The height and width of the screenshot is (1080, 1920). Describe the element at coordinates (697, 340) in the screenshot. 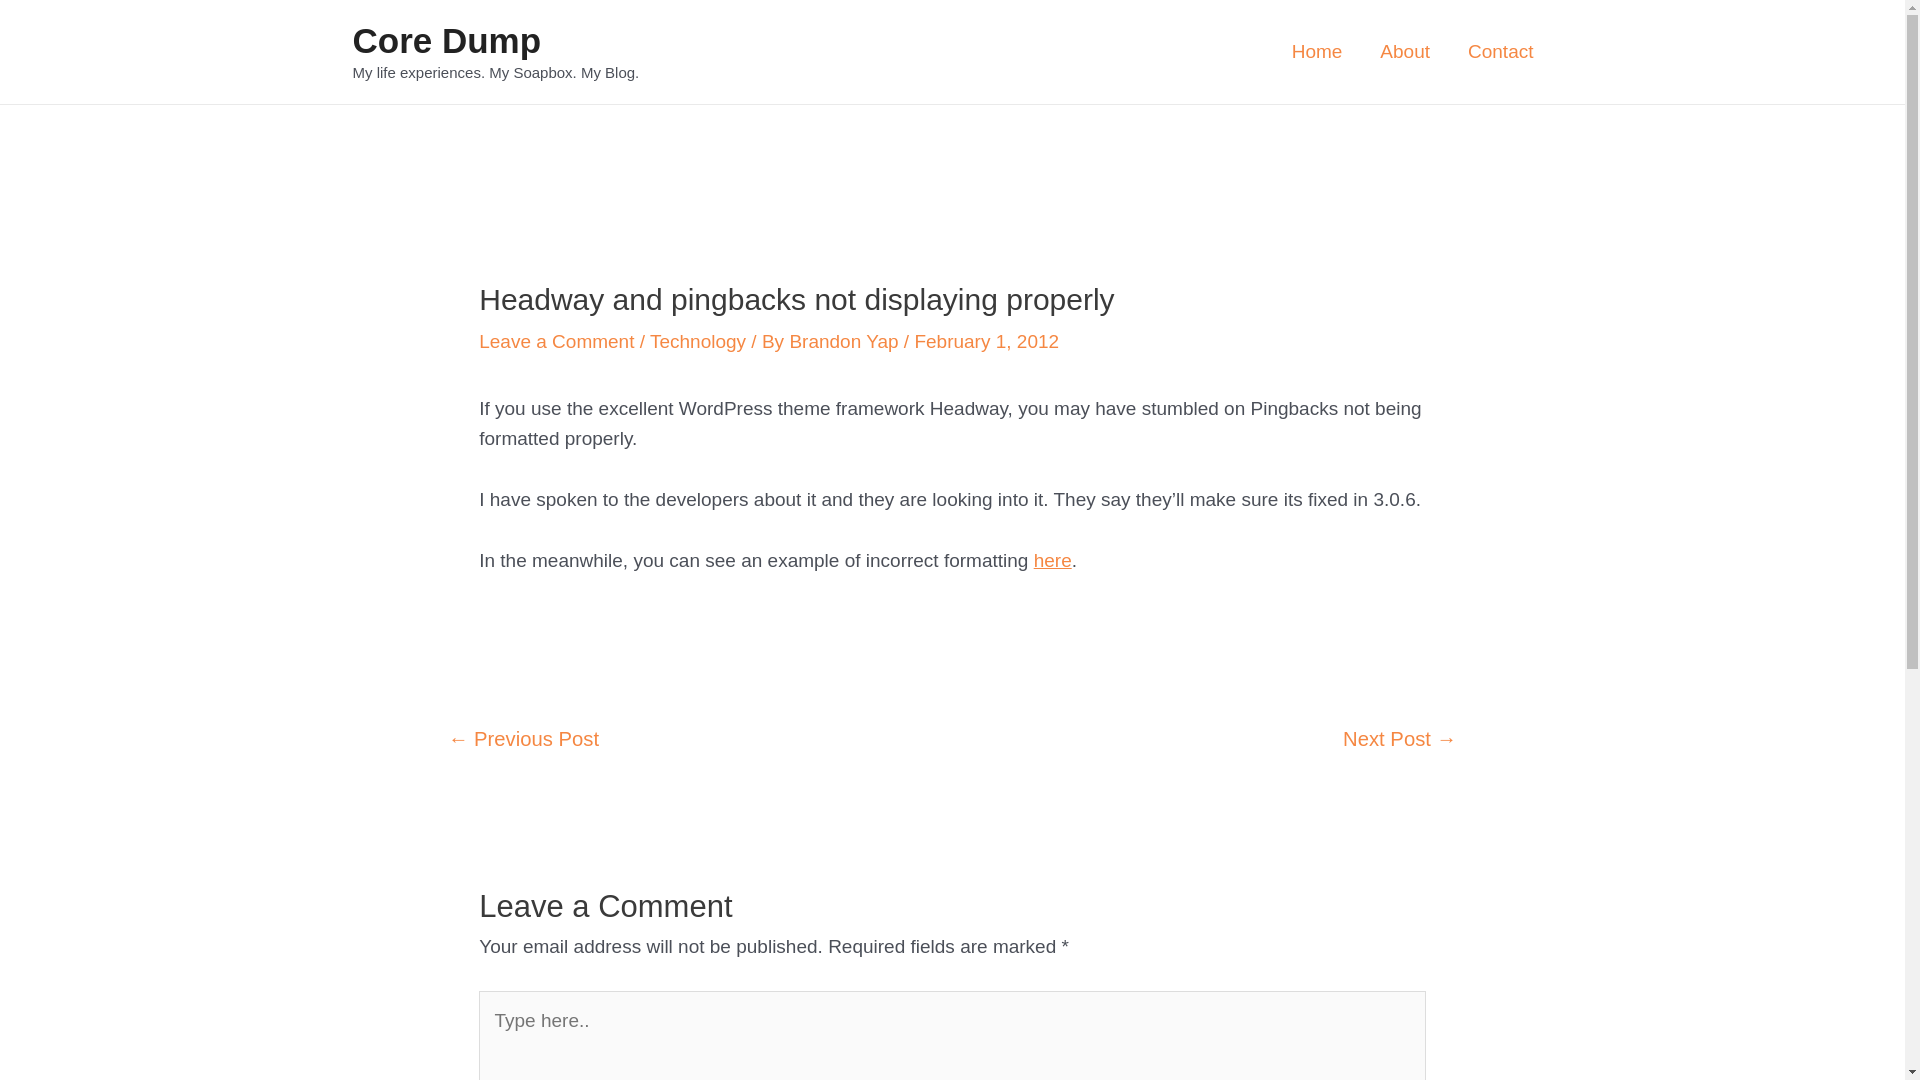

I see `'Technology'` at that location.